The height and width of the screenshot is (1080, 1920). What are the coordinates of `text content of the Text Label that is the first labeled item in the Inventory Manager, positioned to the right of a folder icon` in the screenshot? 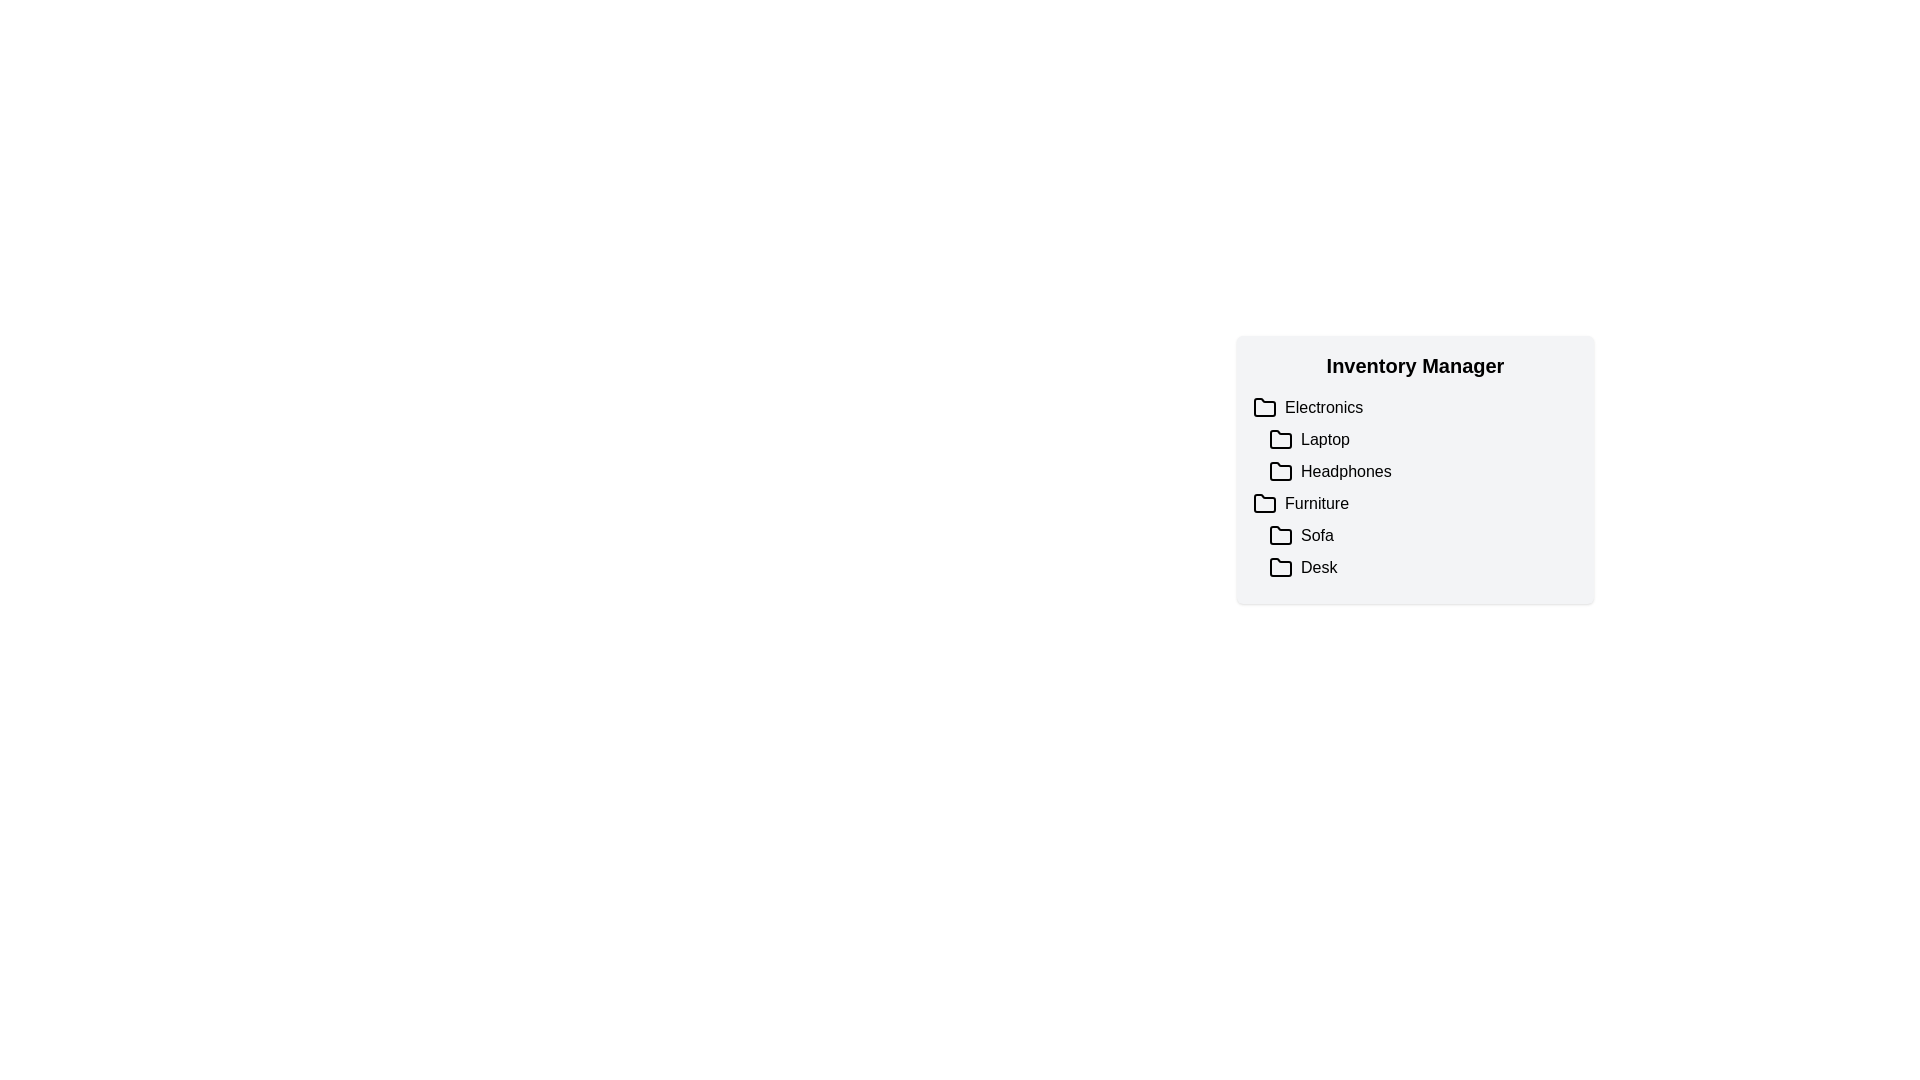 It's located at (1324, 407).